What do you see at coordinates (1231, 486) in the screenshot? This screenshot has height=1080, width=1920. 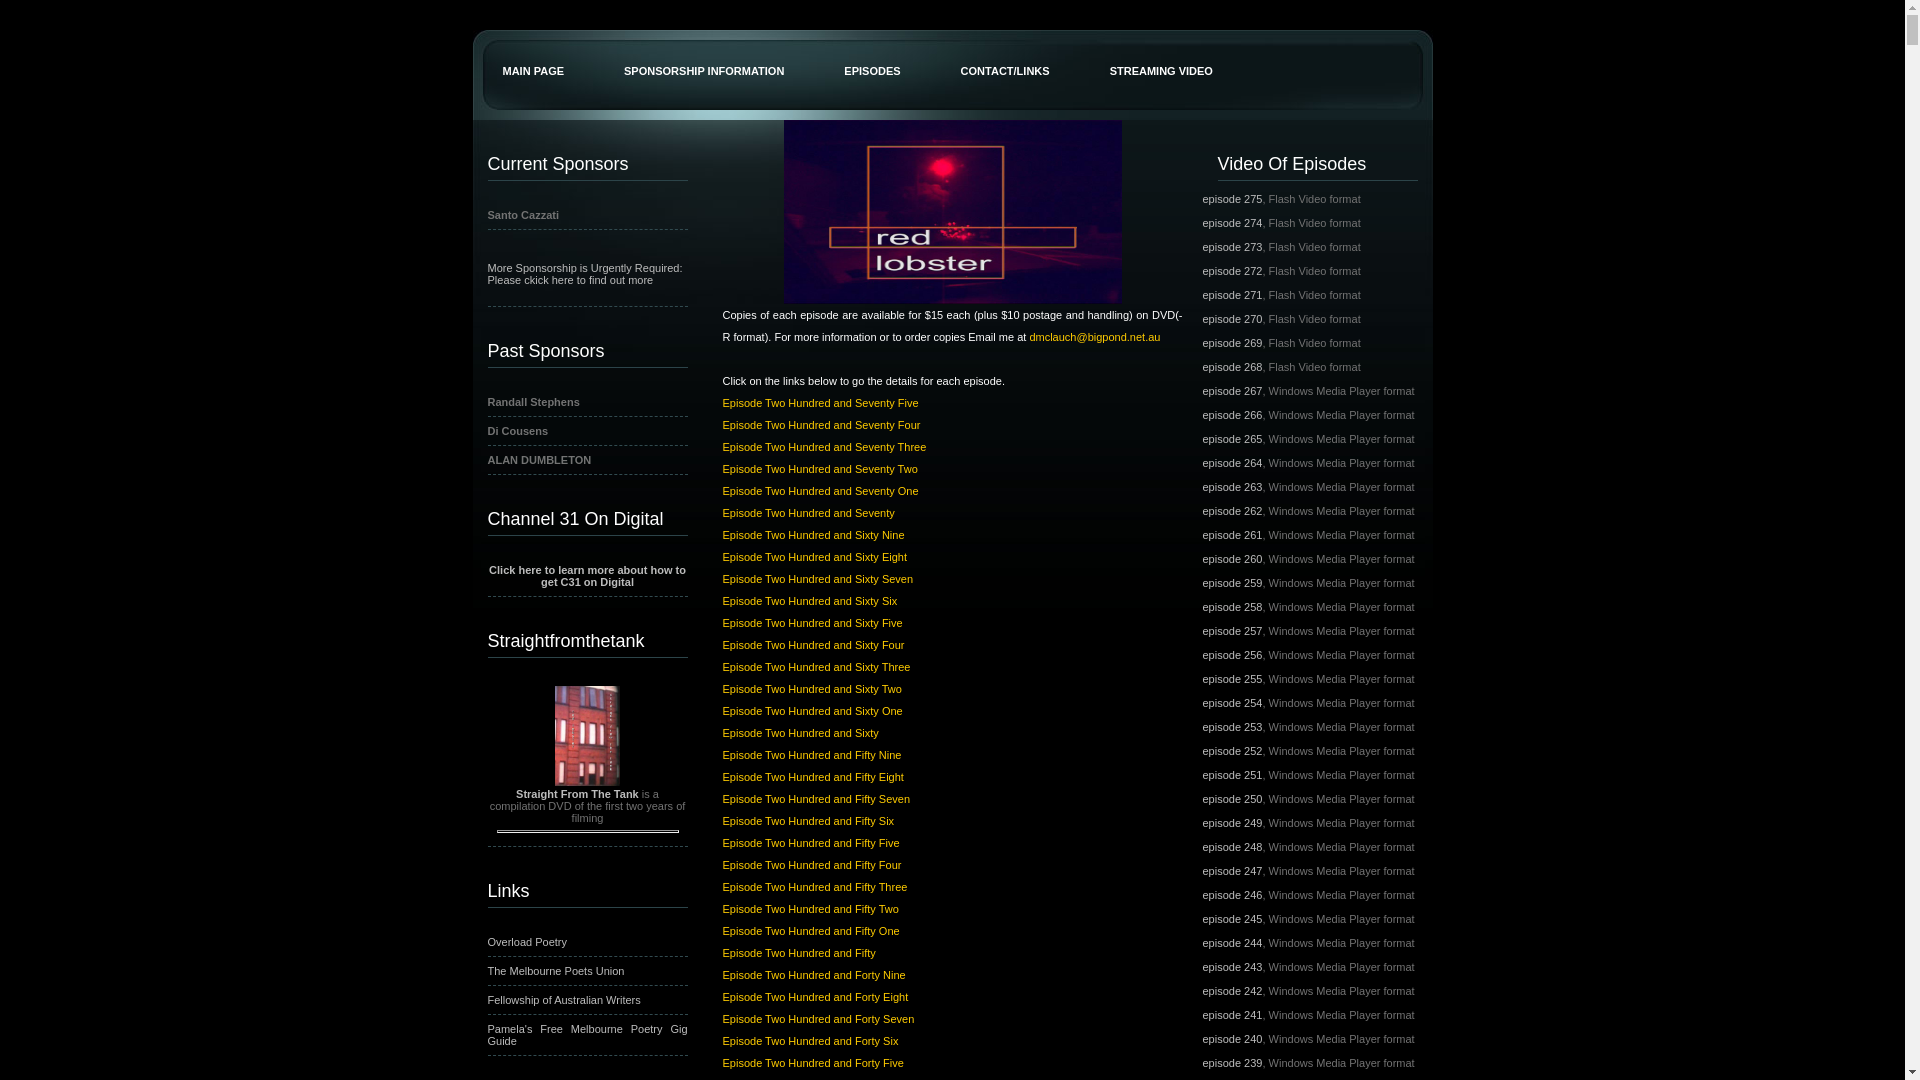 I see `'episode 263'` at bounding box center [1231, 486].